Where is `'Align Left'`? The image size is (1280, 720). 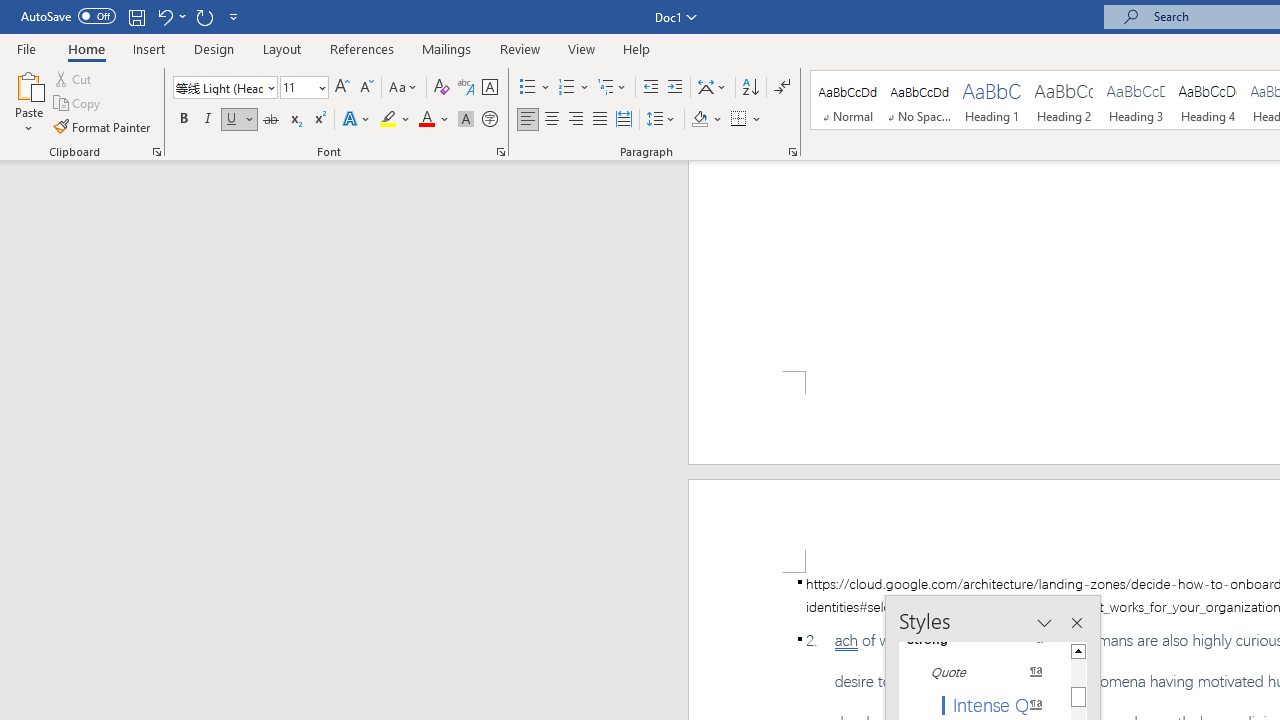
'Align Left' is located at coordinates (528, 119).